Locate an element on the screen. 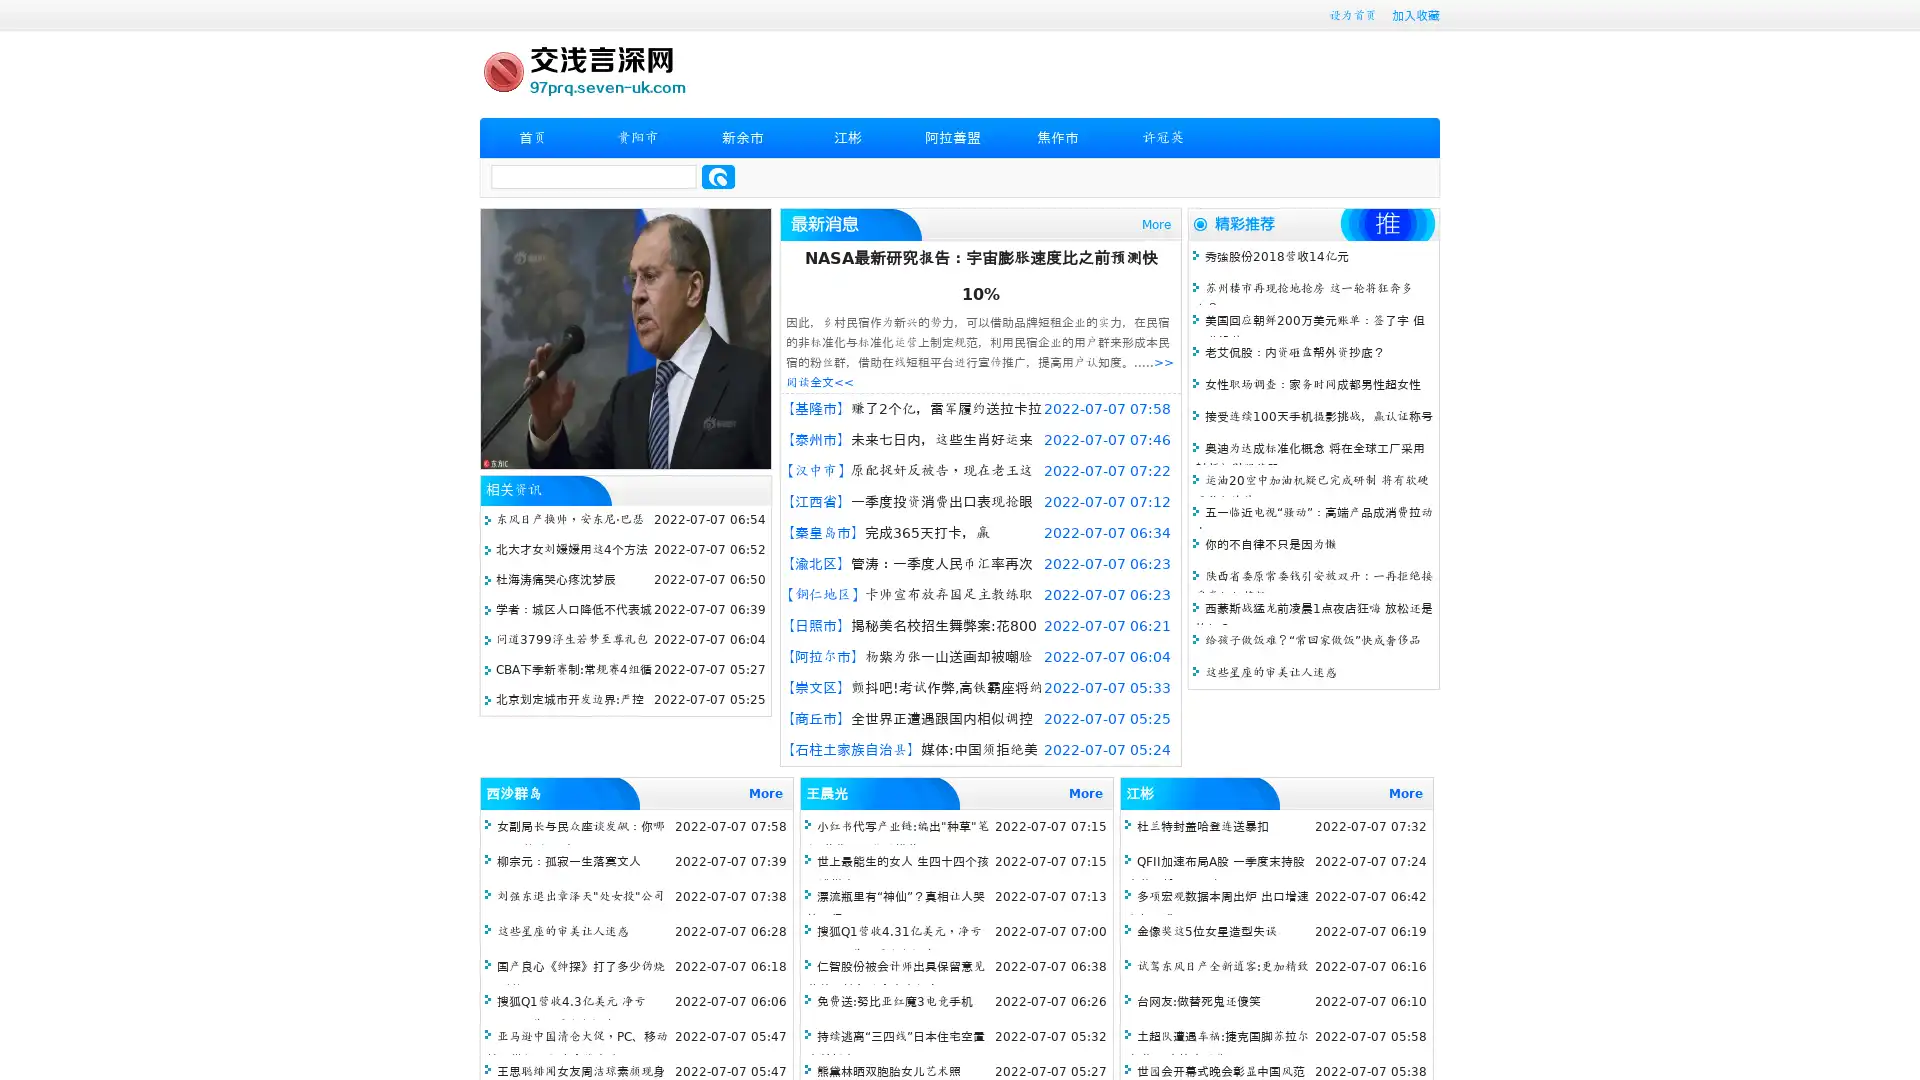 The image size is (1920, 1080). Search is located at coordinates (718, 176).